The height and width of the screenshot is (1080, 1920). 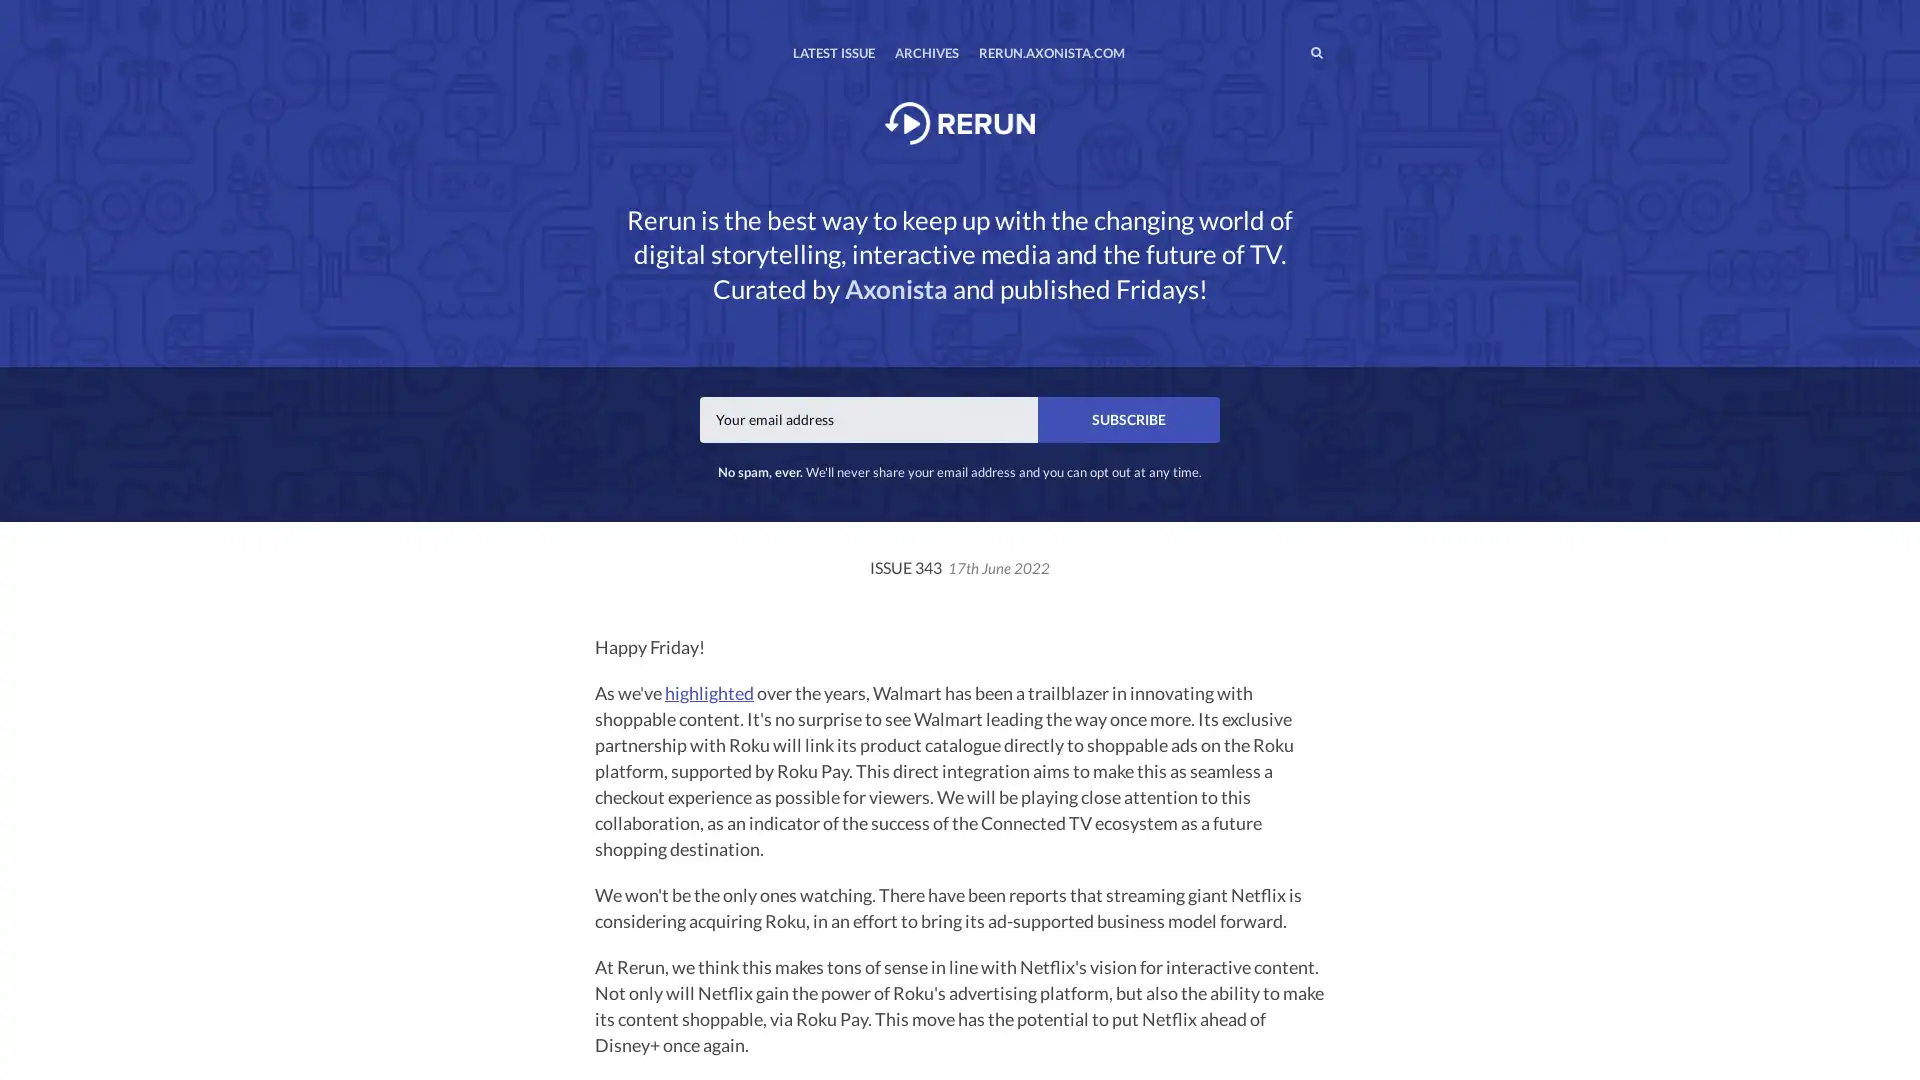 I want to click on TOGGLE MENU, so click(x=598, y=14).